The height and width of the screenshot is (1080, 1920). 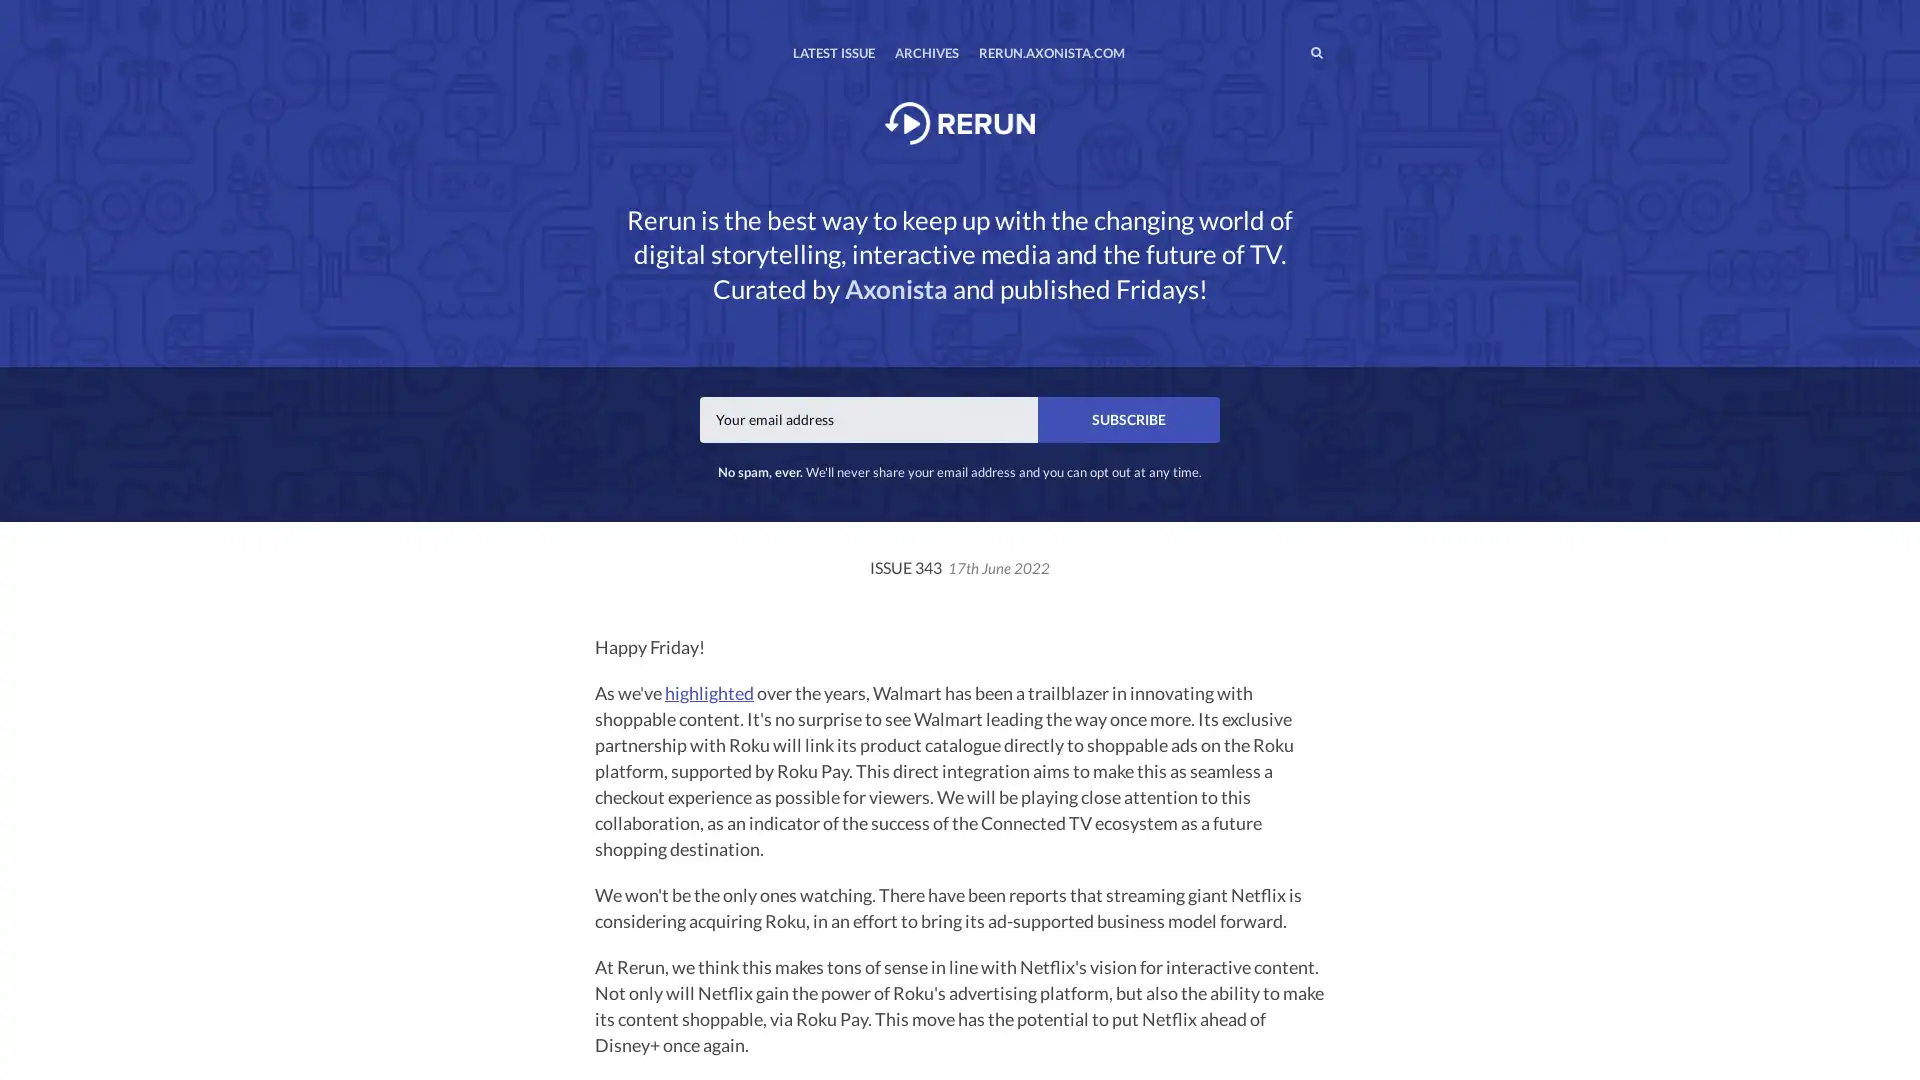 I want to click on TOGGLE MENU, so click(x=598, y=14).